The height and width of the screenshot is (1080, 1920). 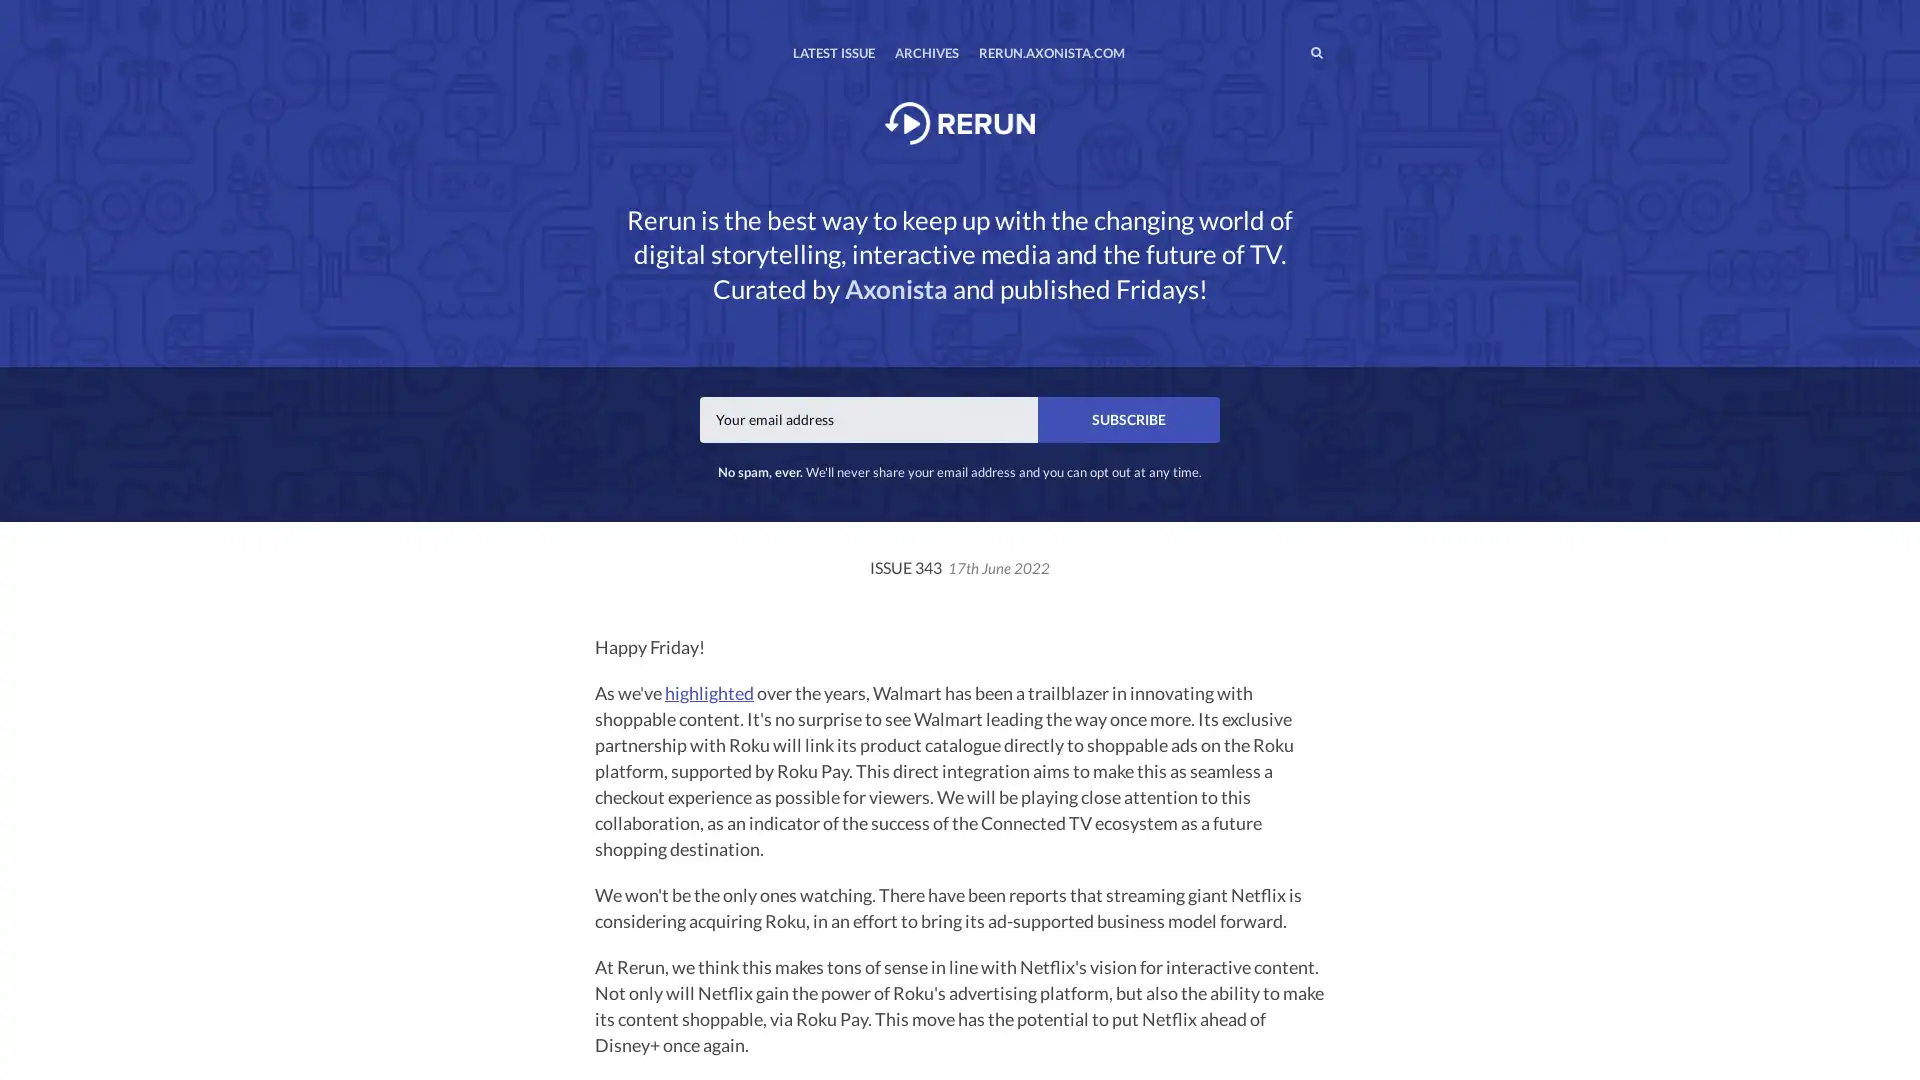 I want to click on TOGGLE MENU, so click(x=598, y=14).